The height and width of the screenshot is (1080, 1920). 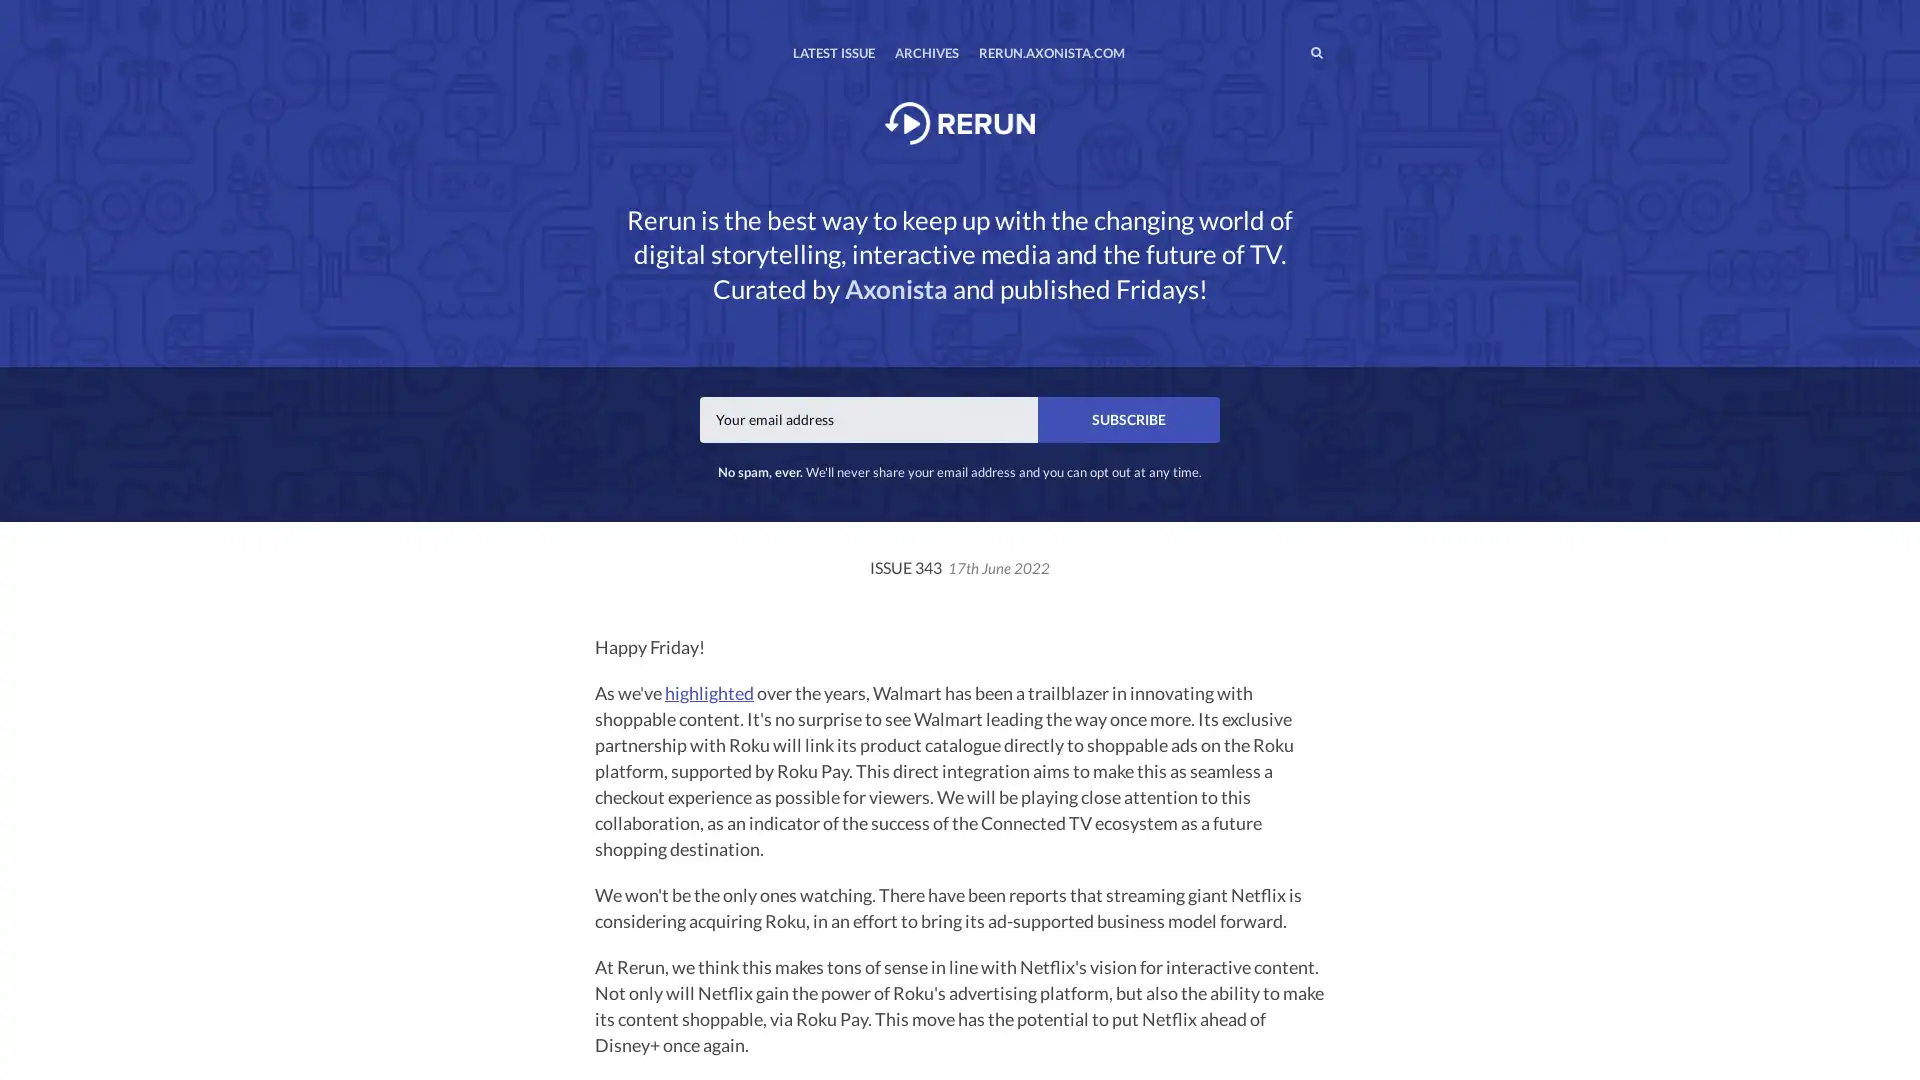 I want to click on TOGGLE MENU, so click(x=598, y=14).